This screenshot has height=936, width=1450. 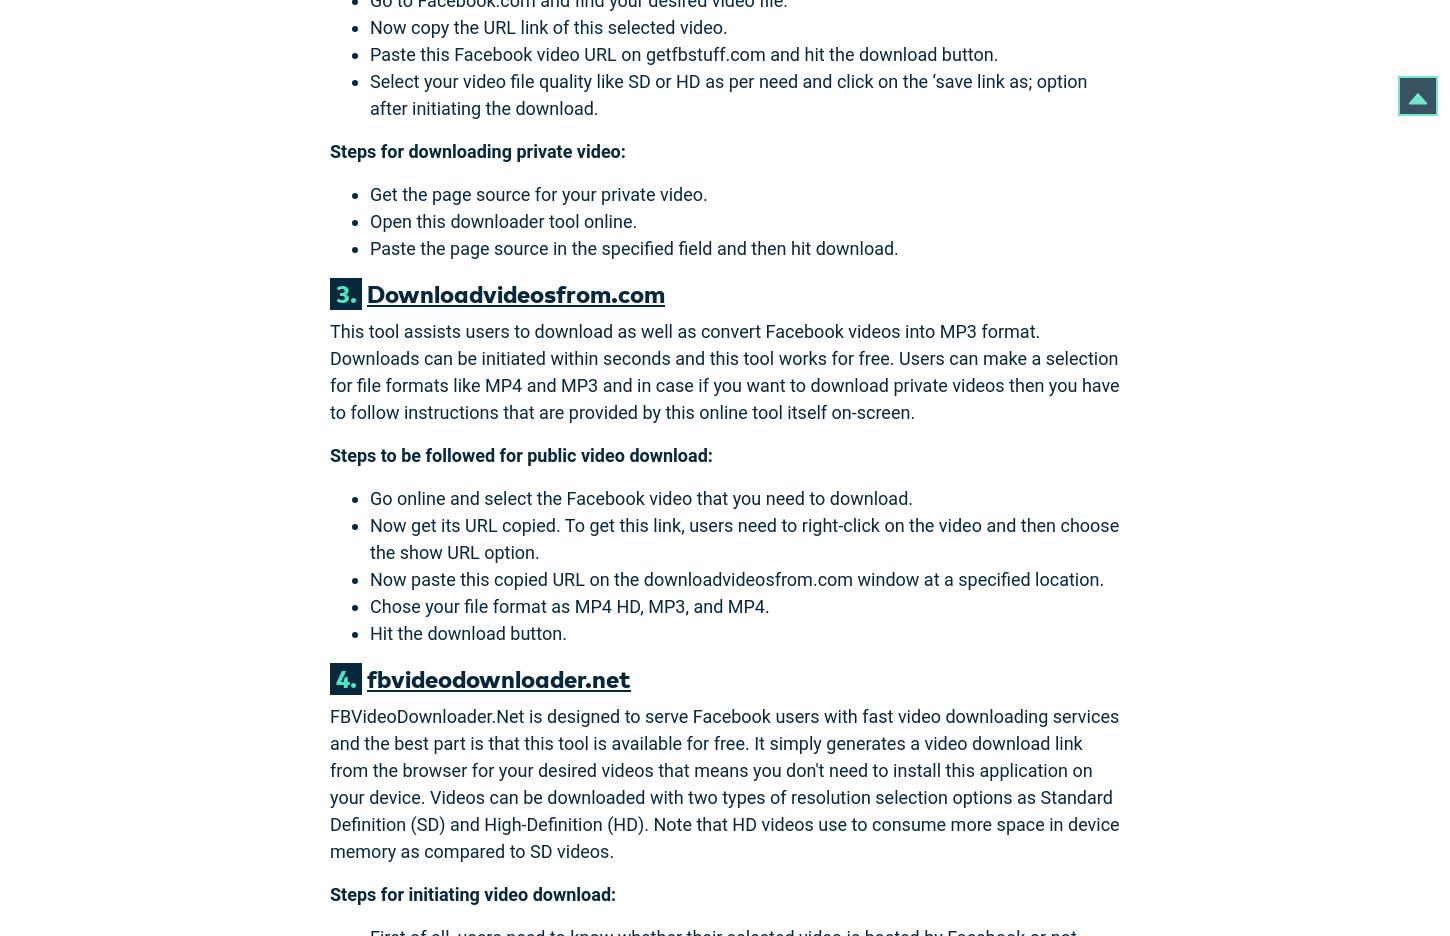 What do you see at coordinates (476, 150) in the screenshot?
I see `'Steps for downloading private video:'` at bounding box center [476, 150].